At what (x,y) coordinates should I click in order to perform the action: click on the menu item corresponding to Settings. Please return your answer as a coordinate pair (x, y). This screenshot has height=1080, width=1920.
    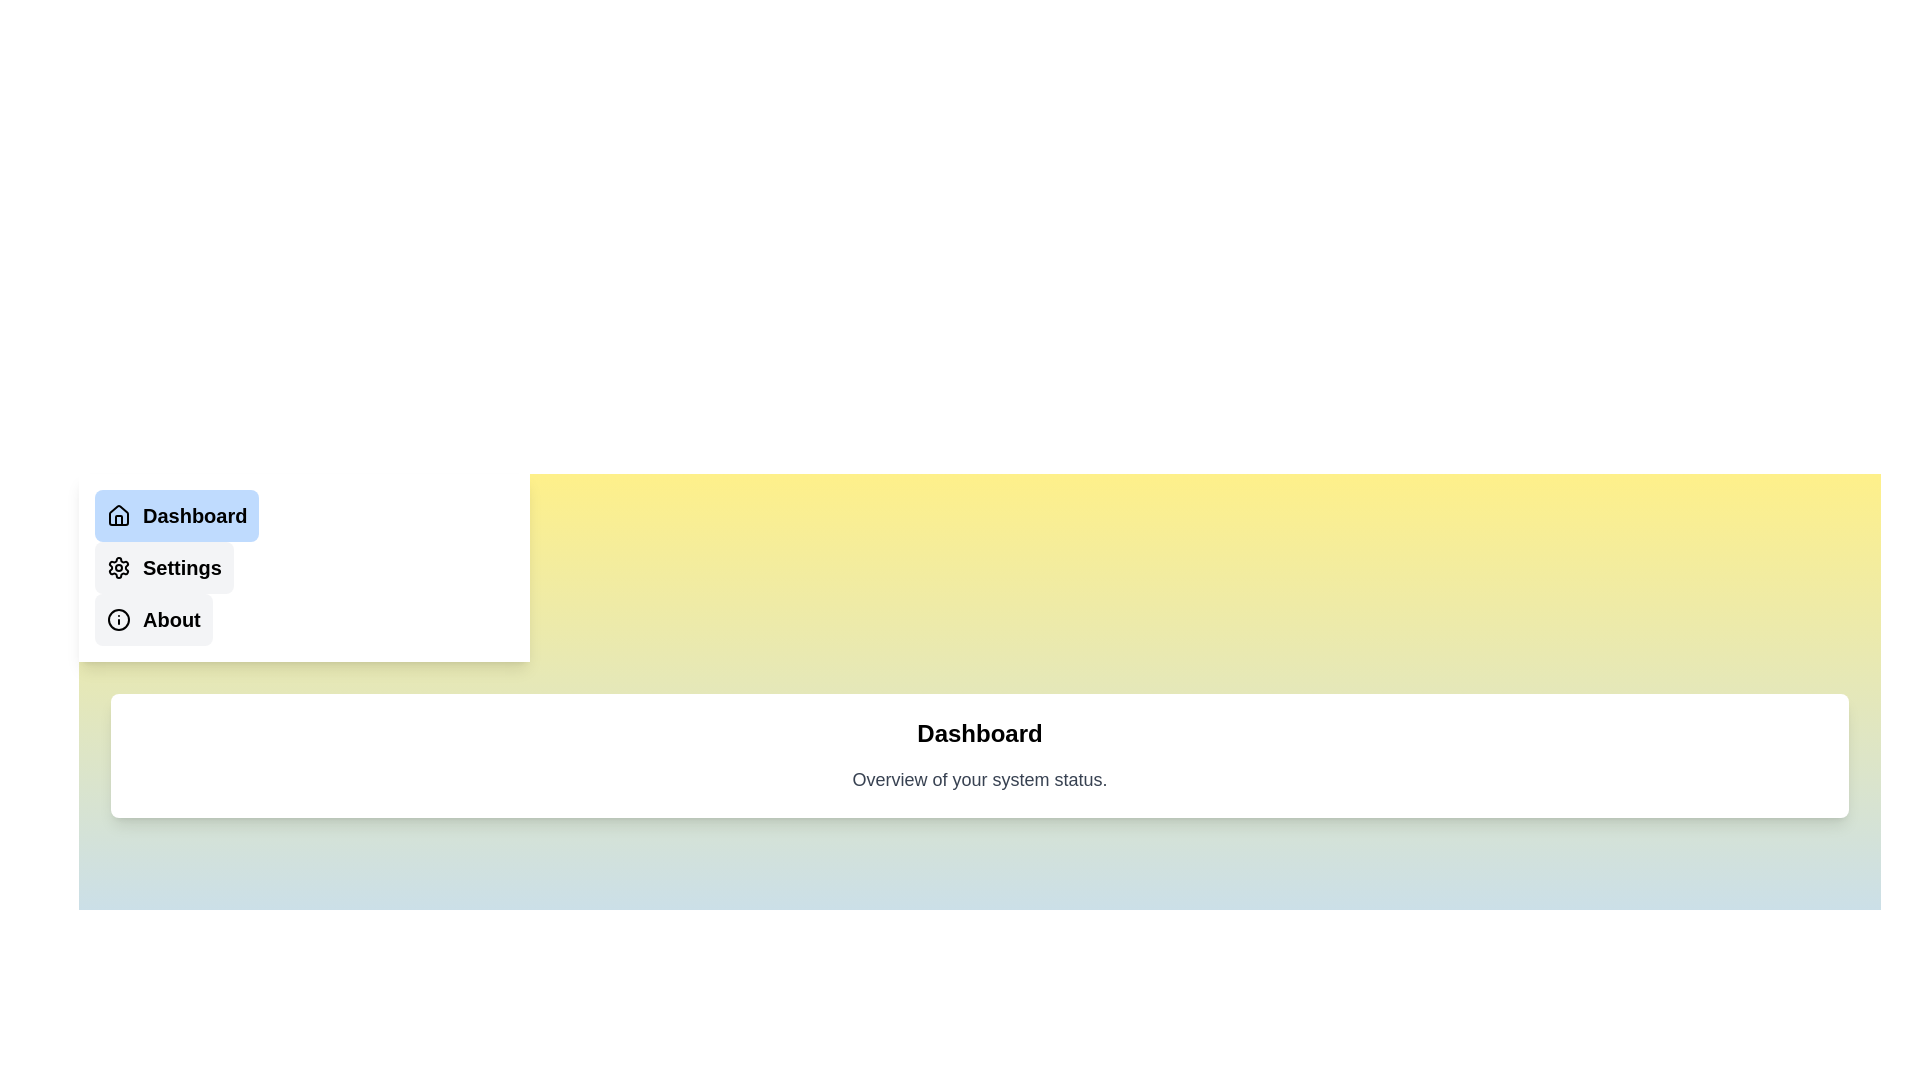
    Looking at the image, I should click on (163, 567).